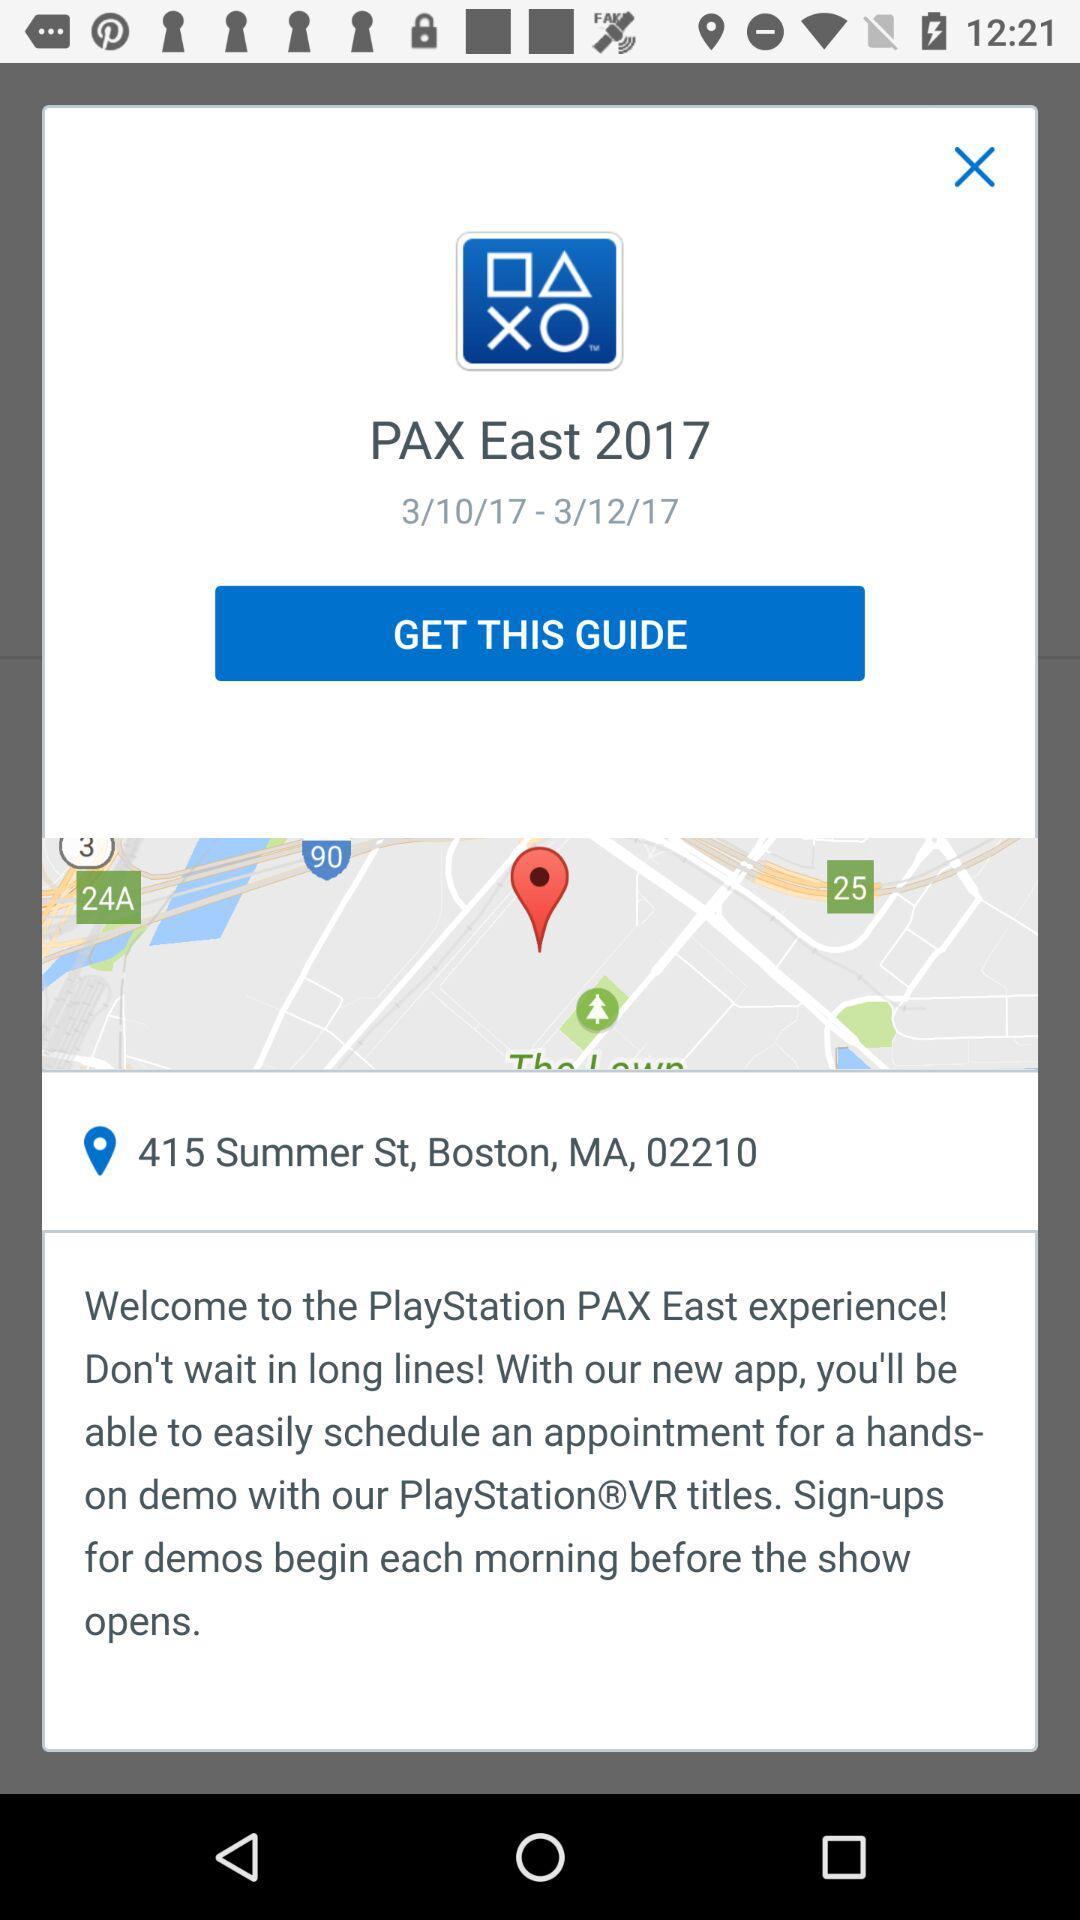  What do you see at coordinates (974, 167) in the screenshot?
I see `item above pax east 2017` at bounding box center [974, 167].